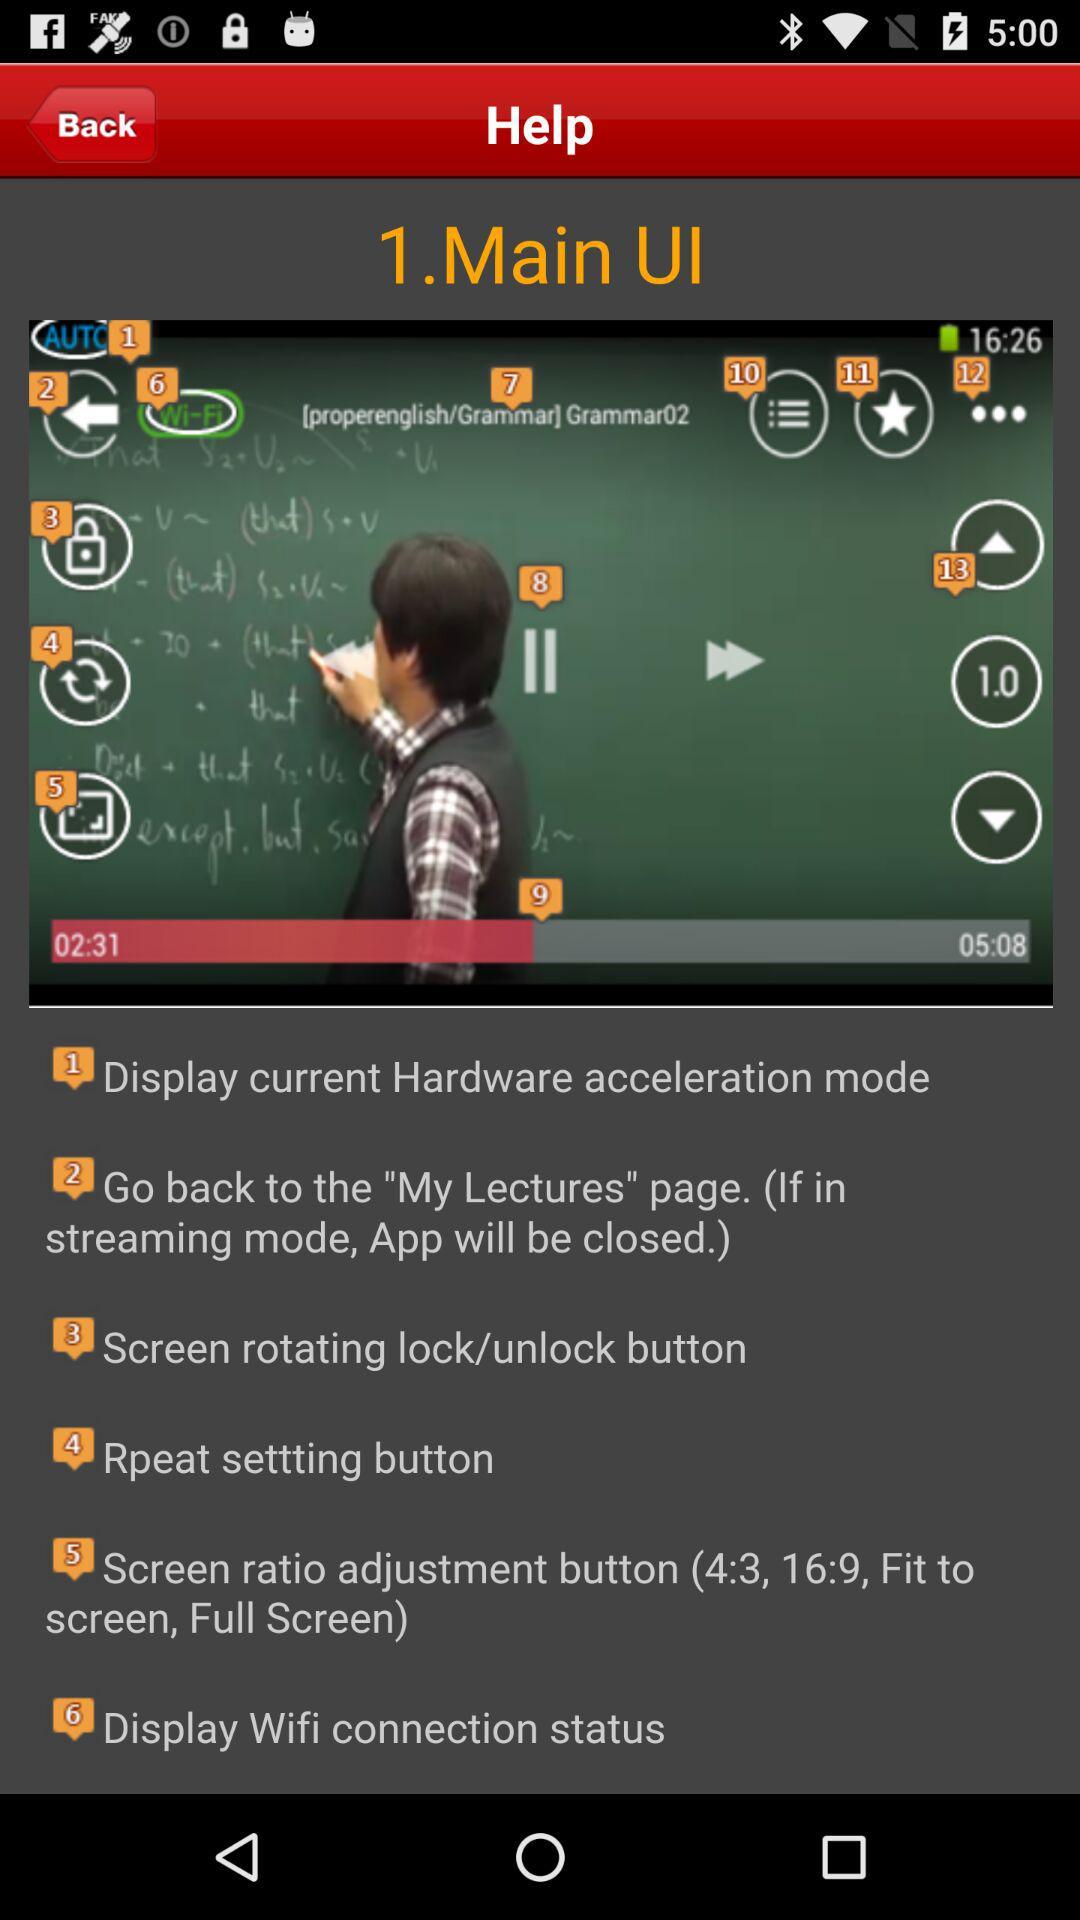  Describe the element at coordinates (91, 122) in the screenshot. I see `back to previous` at that location.